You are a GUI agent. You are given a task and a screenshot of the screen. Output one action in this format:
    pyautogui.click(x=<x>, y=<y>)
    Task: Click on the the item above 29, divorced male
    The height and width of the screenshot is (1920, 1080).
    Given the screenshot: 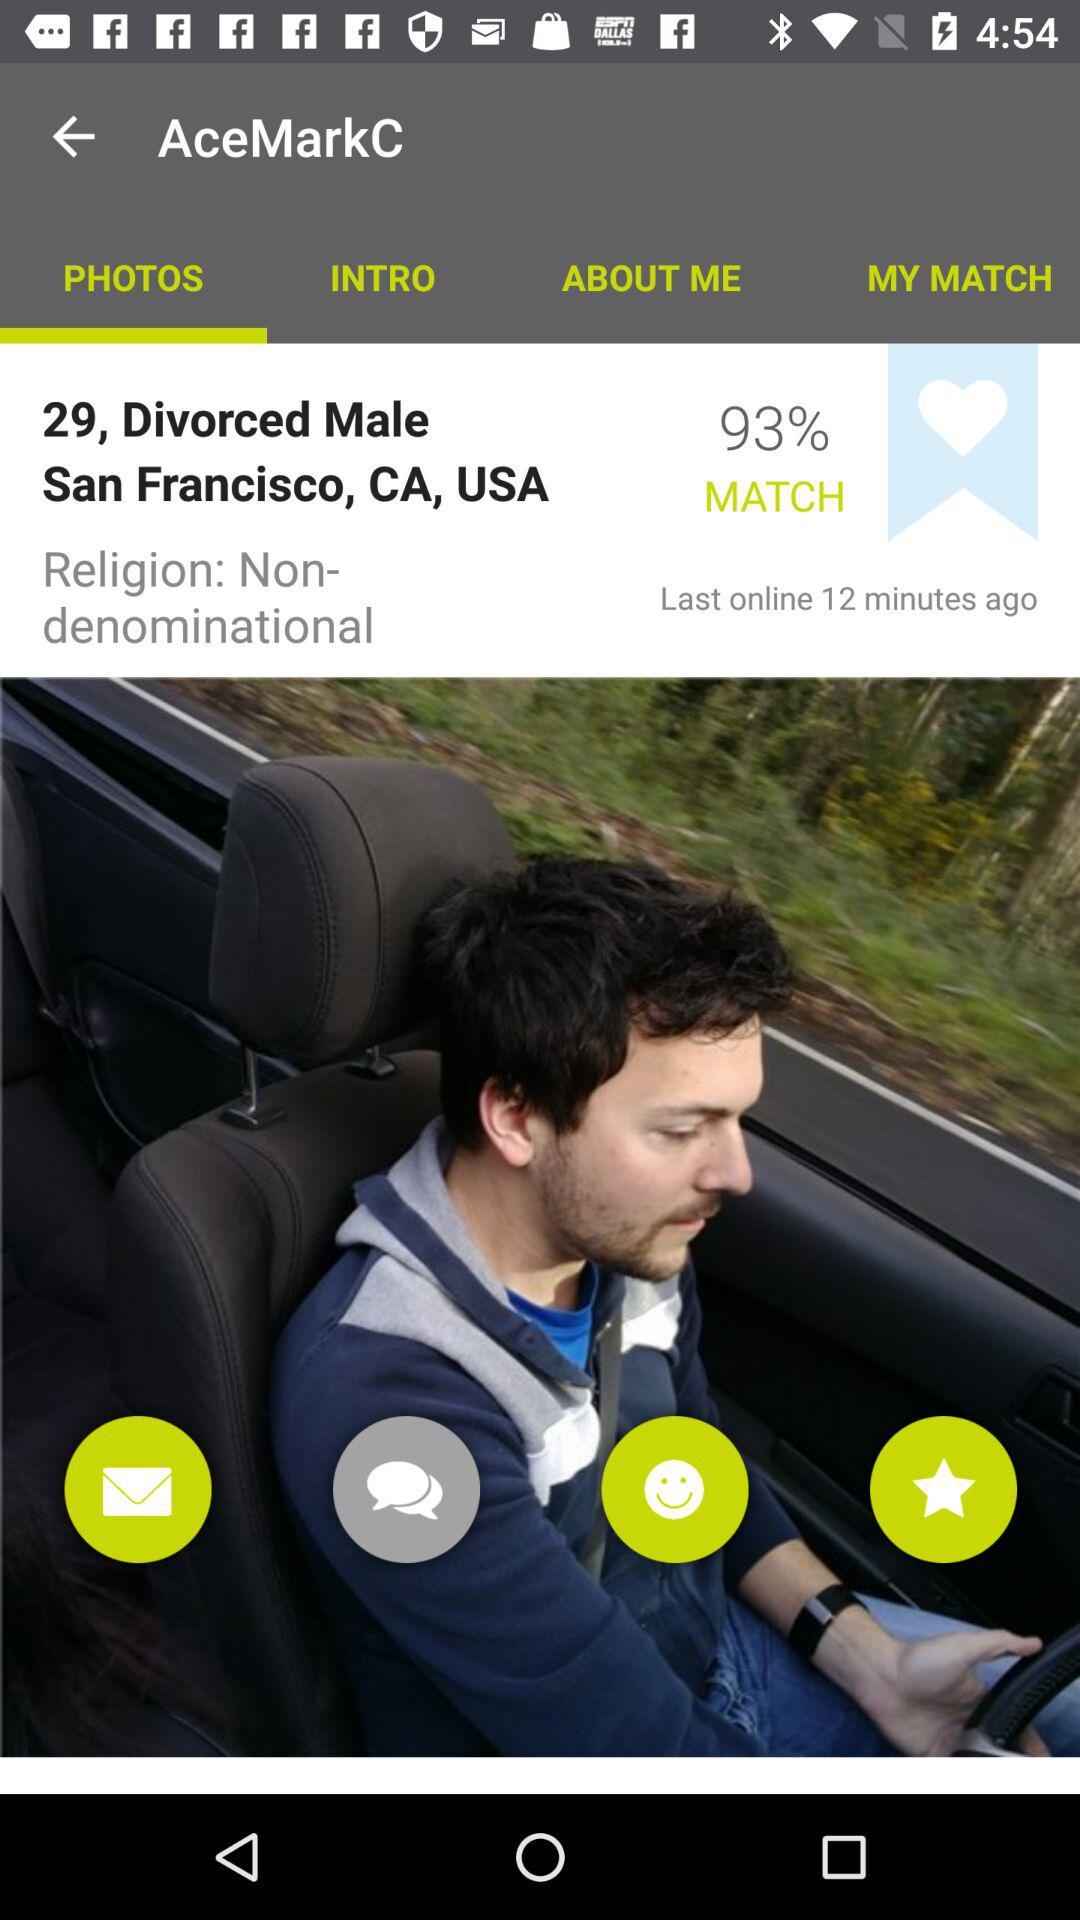 What is the action you would take?
    pyautogui.click(x=382, y=275)
    